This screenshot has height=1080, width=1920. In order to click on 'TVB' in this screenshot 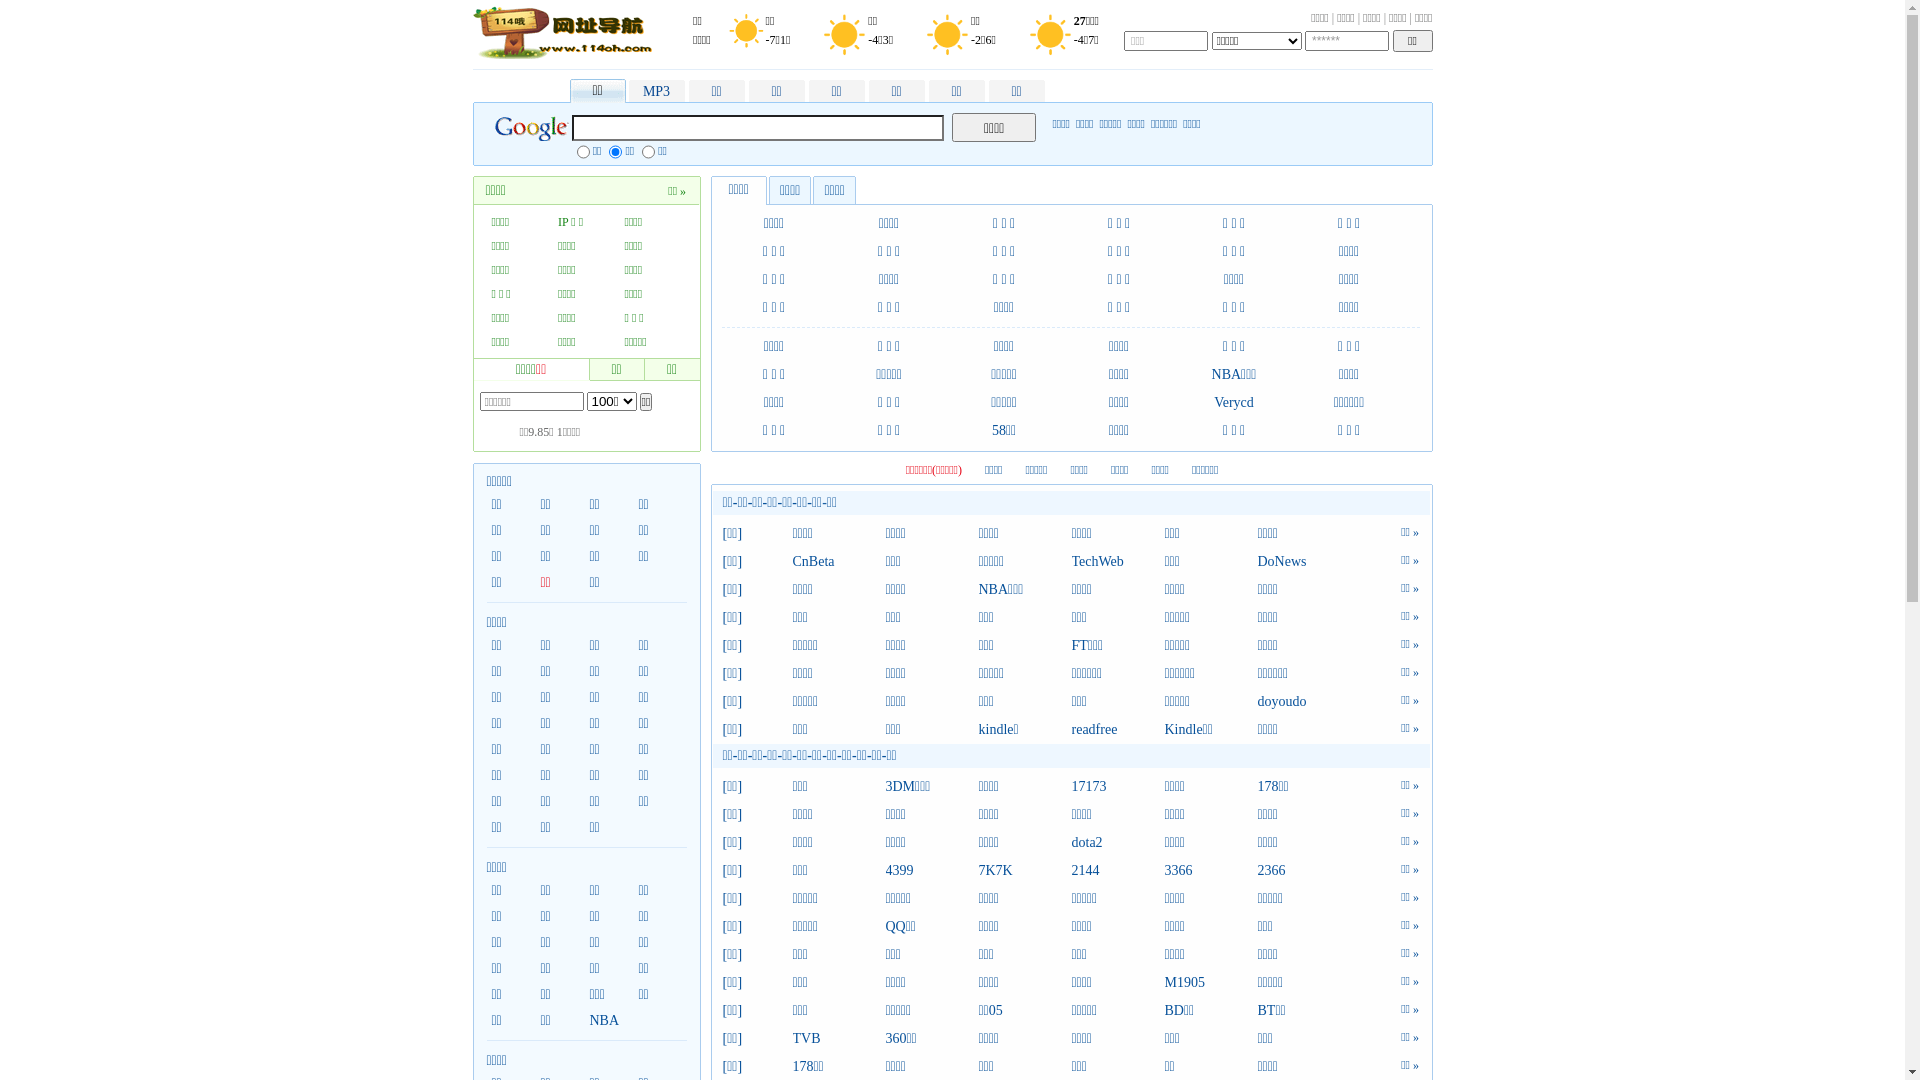, I will do `click(791, 1037)`.